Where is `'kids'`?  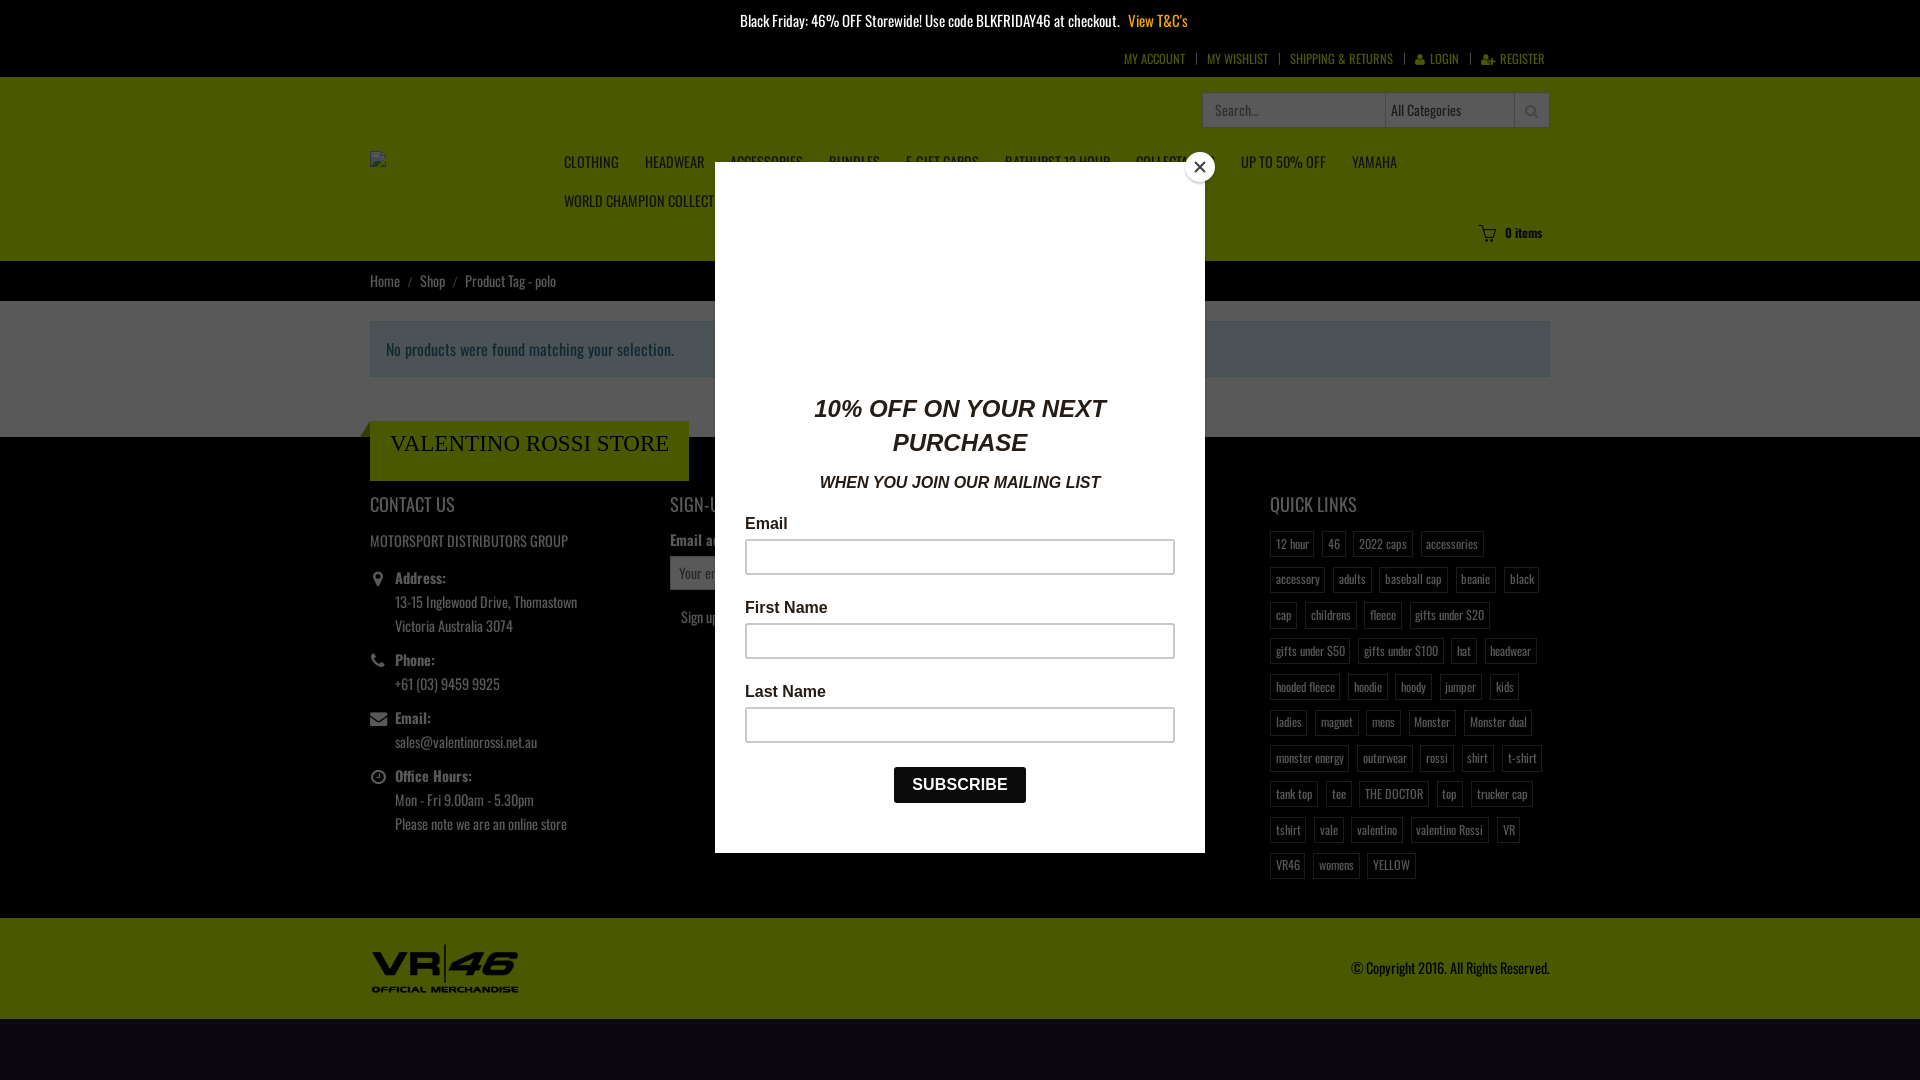 'kids' is located at coordinates (1504, 685).